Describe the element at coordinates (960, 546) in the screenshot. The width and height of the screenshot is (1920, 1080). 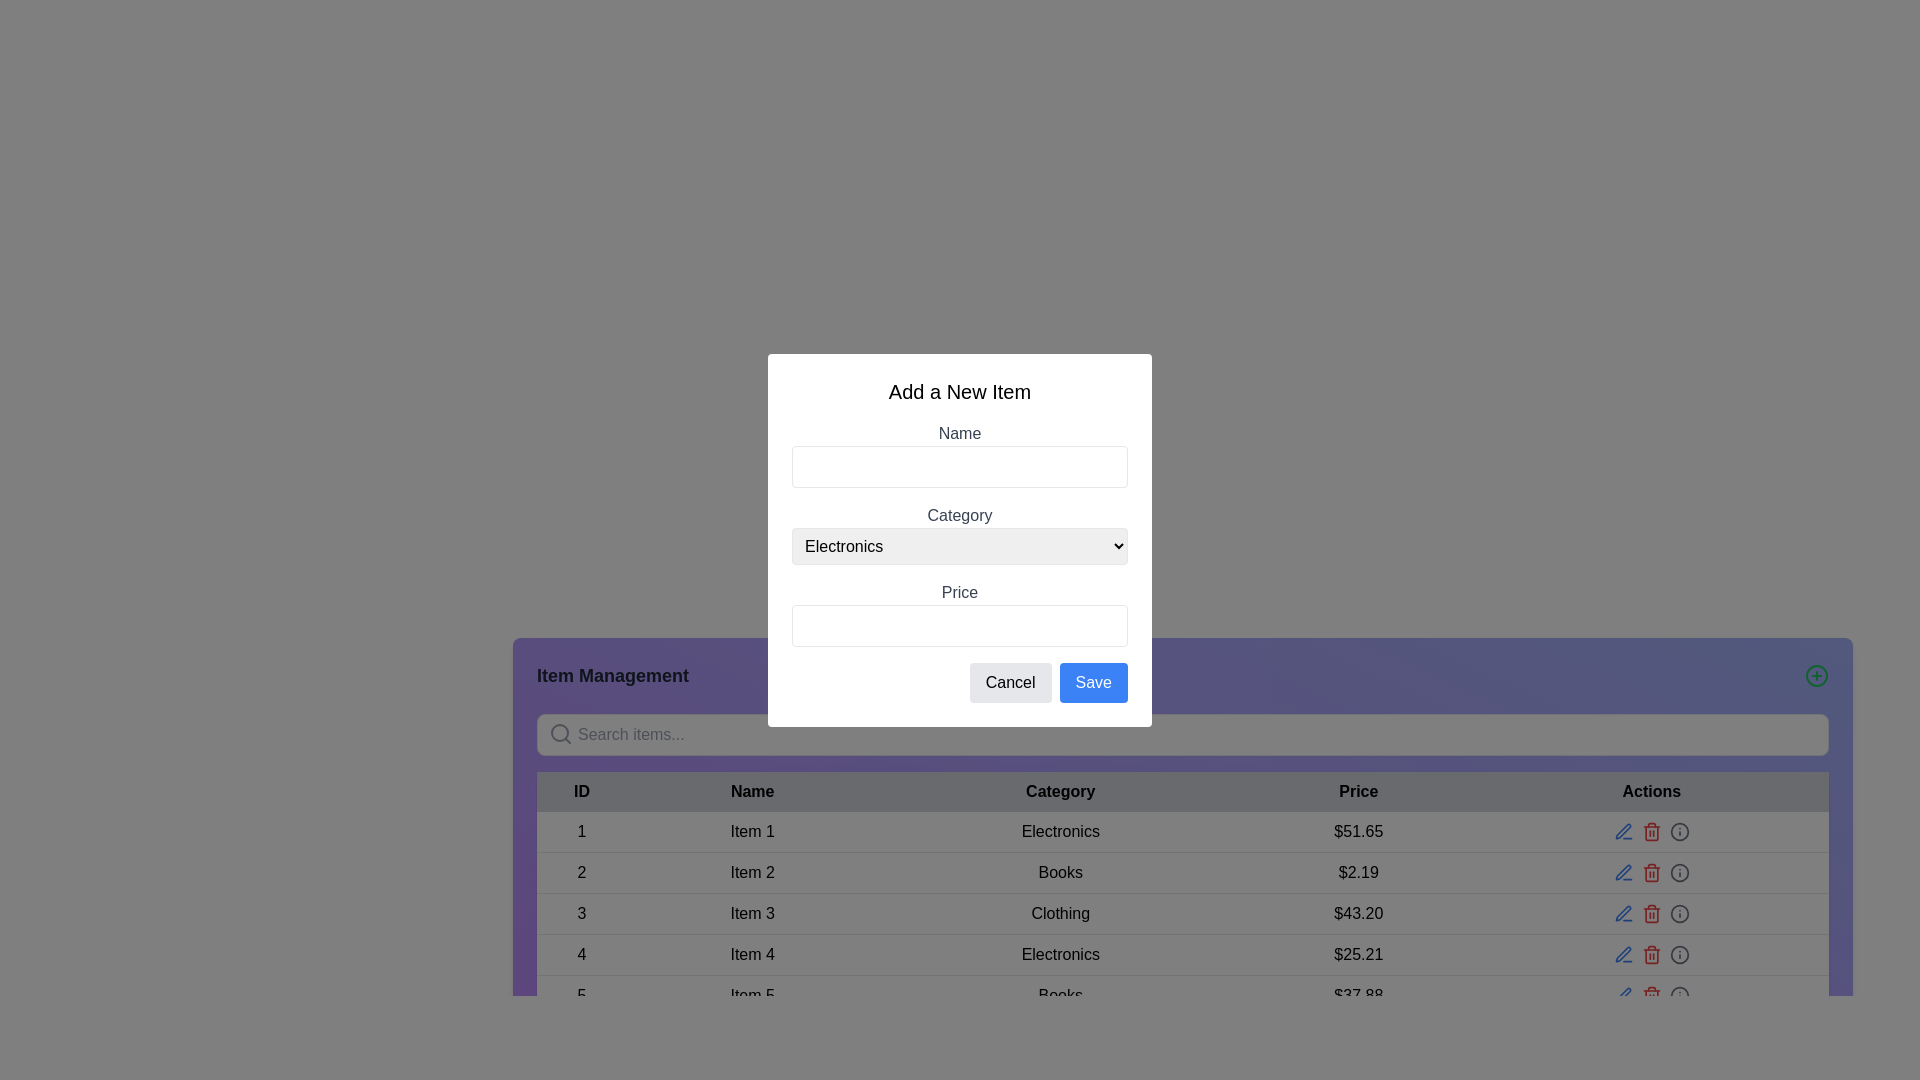
I see `an option from the 'Electronics' dropdown menu located below the 'Category' label in the 'Add a New Item' dialog box` at that location.